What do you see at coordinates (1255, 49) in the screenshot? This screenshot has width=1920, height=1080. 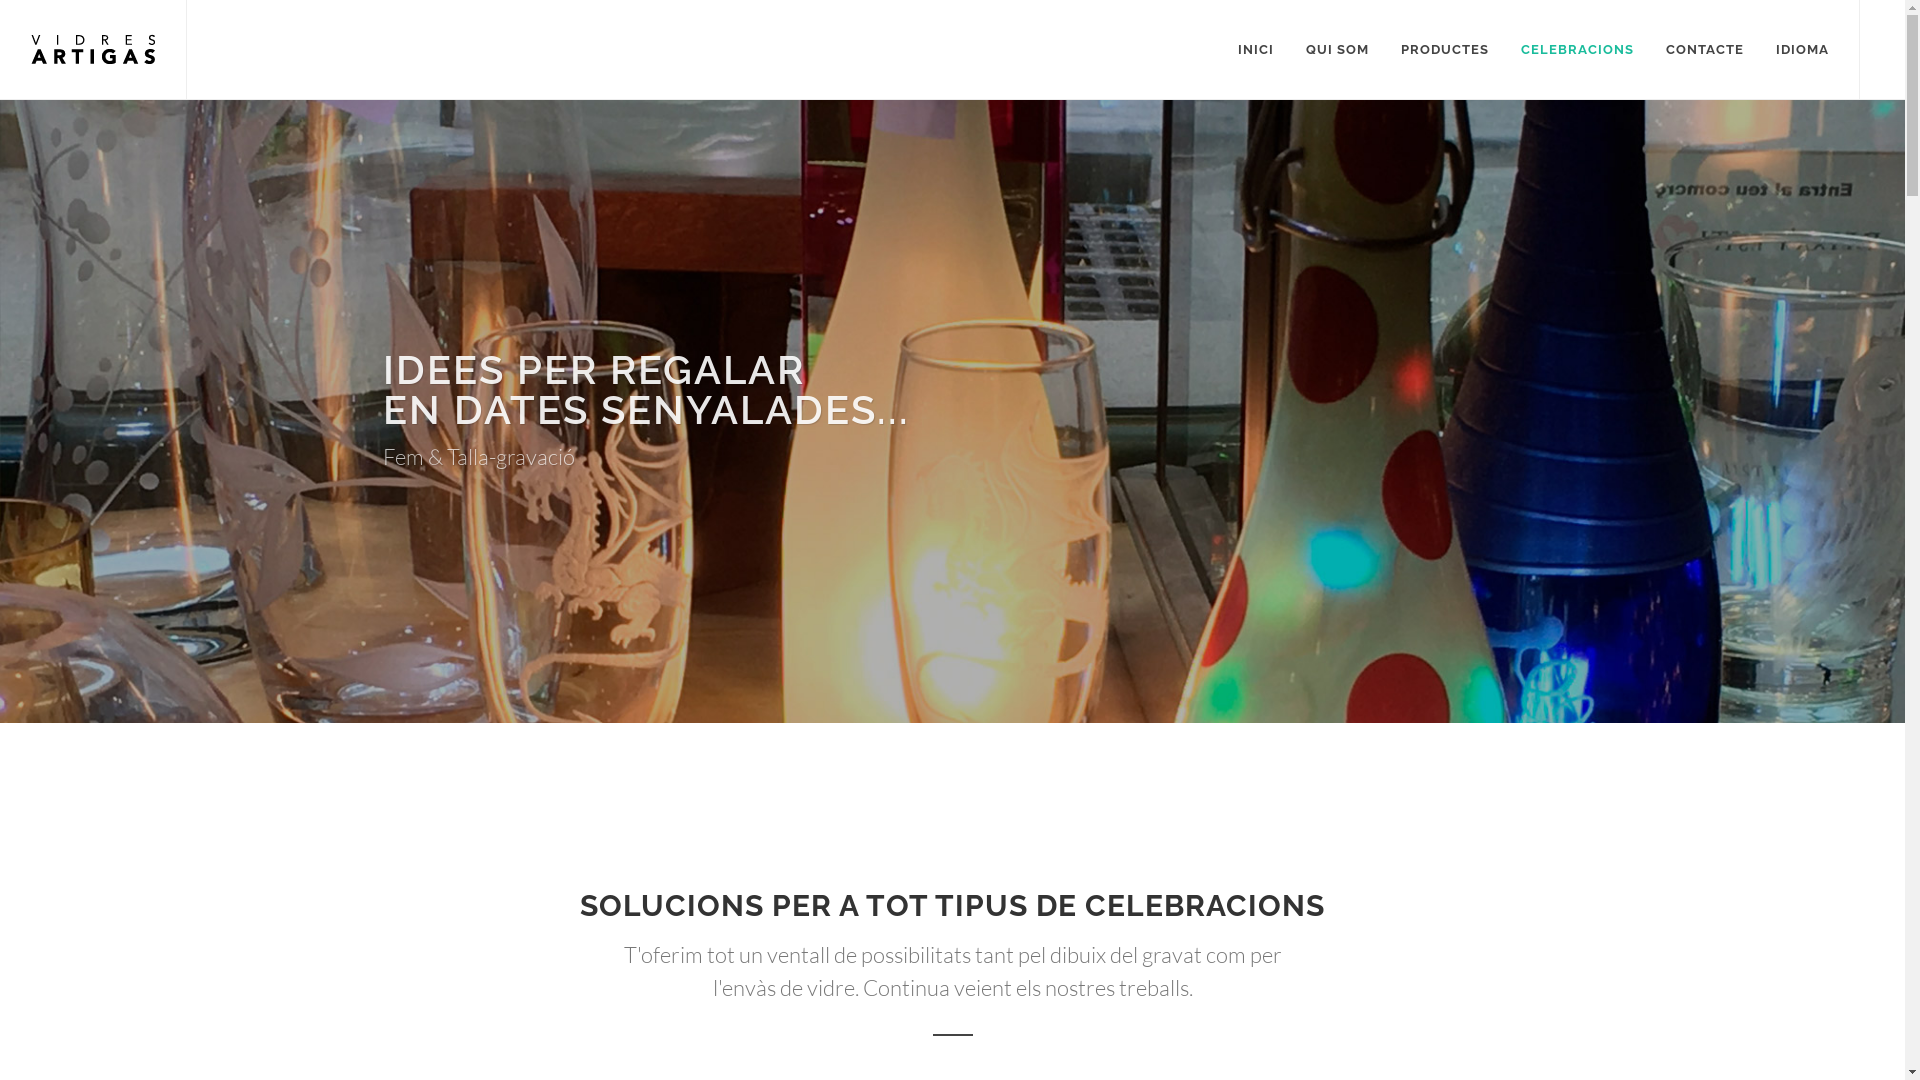 I see `'INICI'` at bounding box center [1255, 49].